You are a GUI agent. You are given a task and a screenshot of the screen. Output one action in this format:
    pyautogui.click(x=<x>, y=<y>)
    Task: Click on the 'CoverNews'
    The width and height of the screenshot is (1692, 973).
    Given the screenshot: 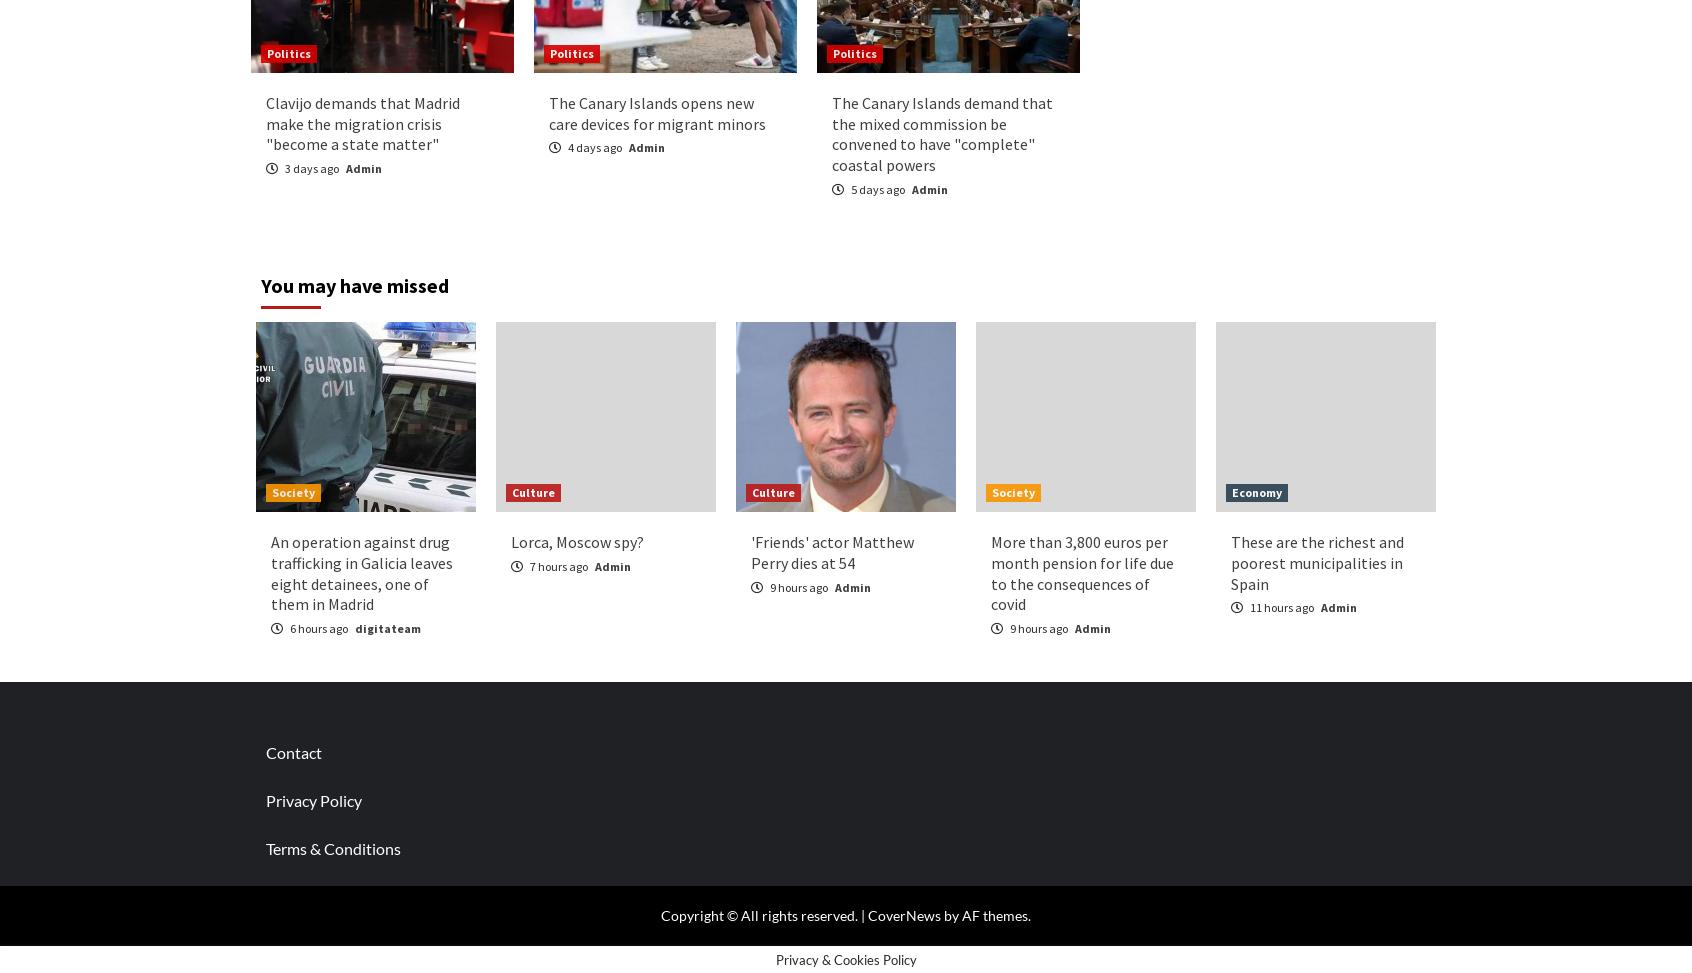 What is the action you would take?
    pyautogui.click(x=903, y=913)
    